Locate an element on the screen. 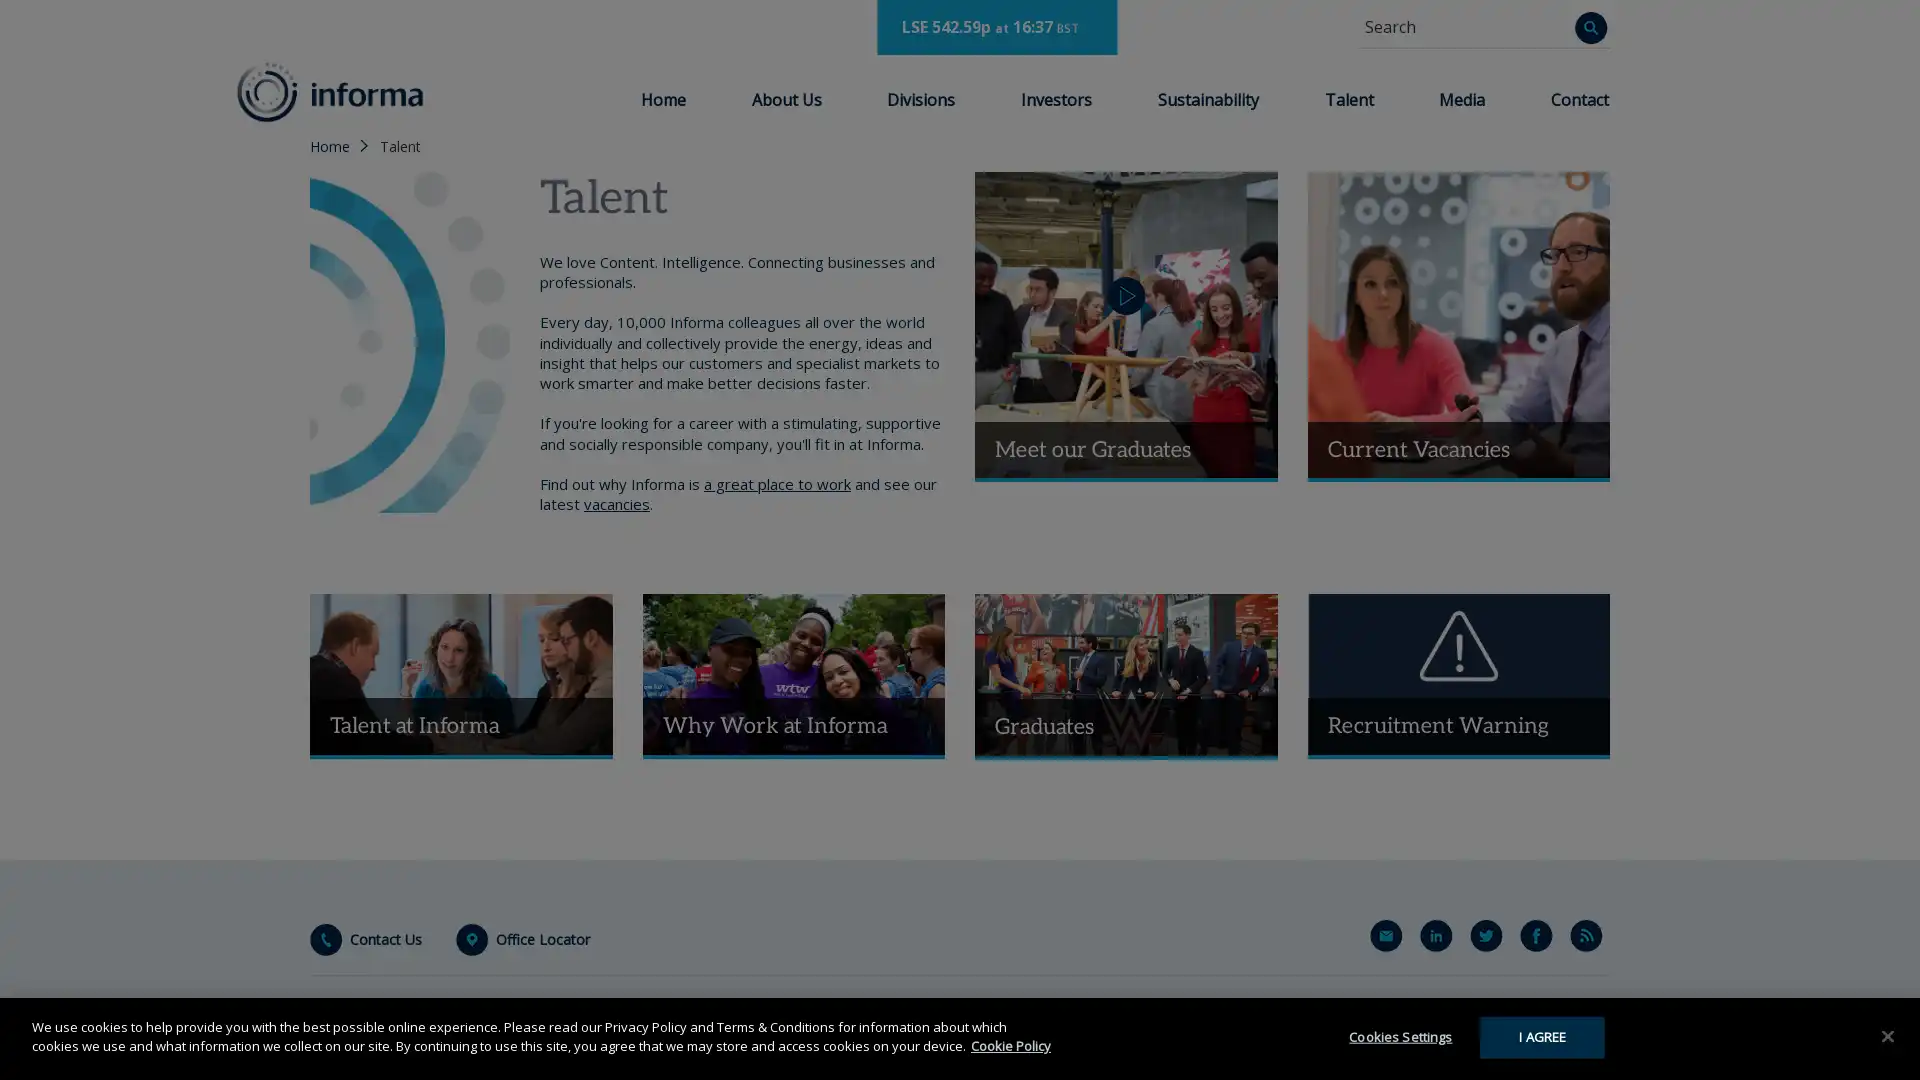 The height and width of the screenshot is (1080, 1920). Cookies Settings is located at coordinates (1399, 1036).